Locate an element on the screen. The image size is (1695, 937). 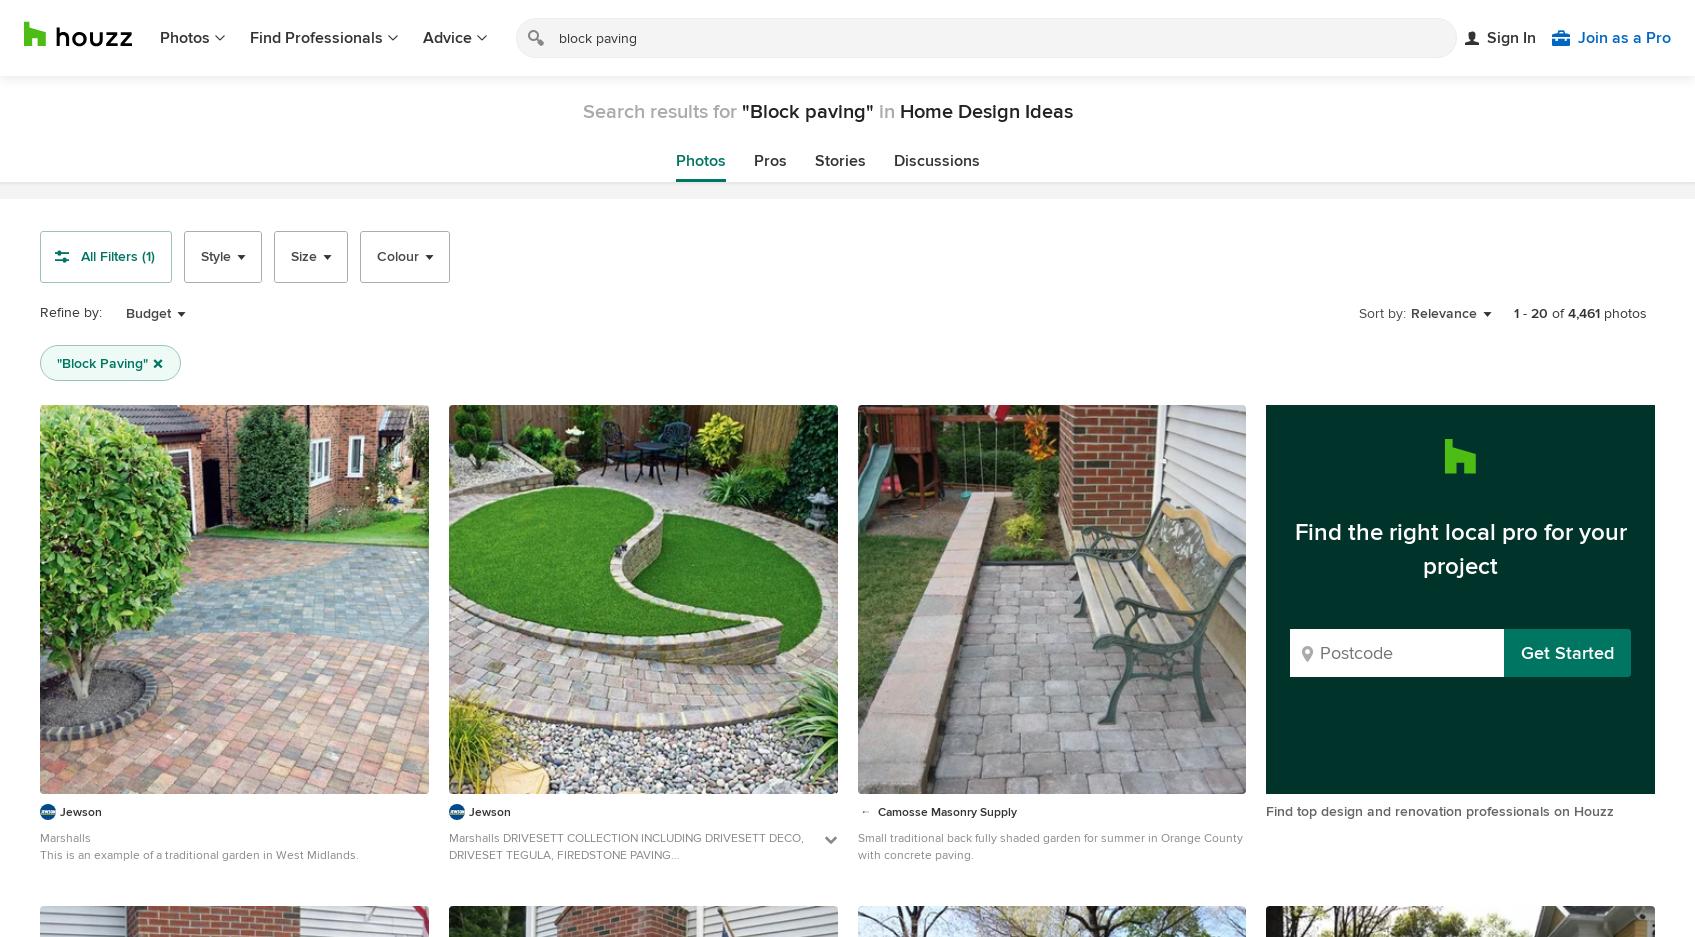
'Sign In' is located at coordinates (1510, 37).